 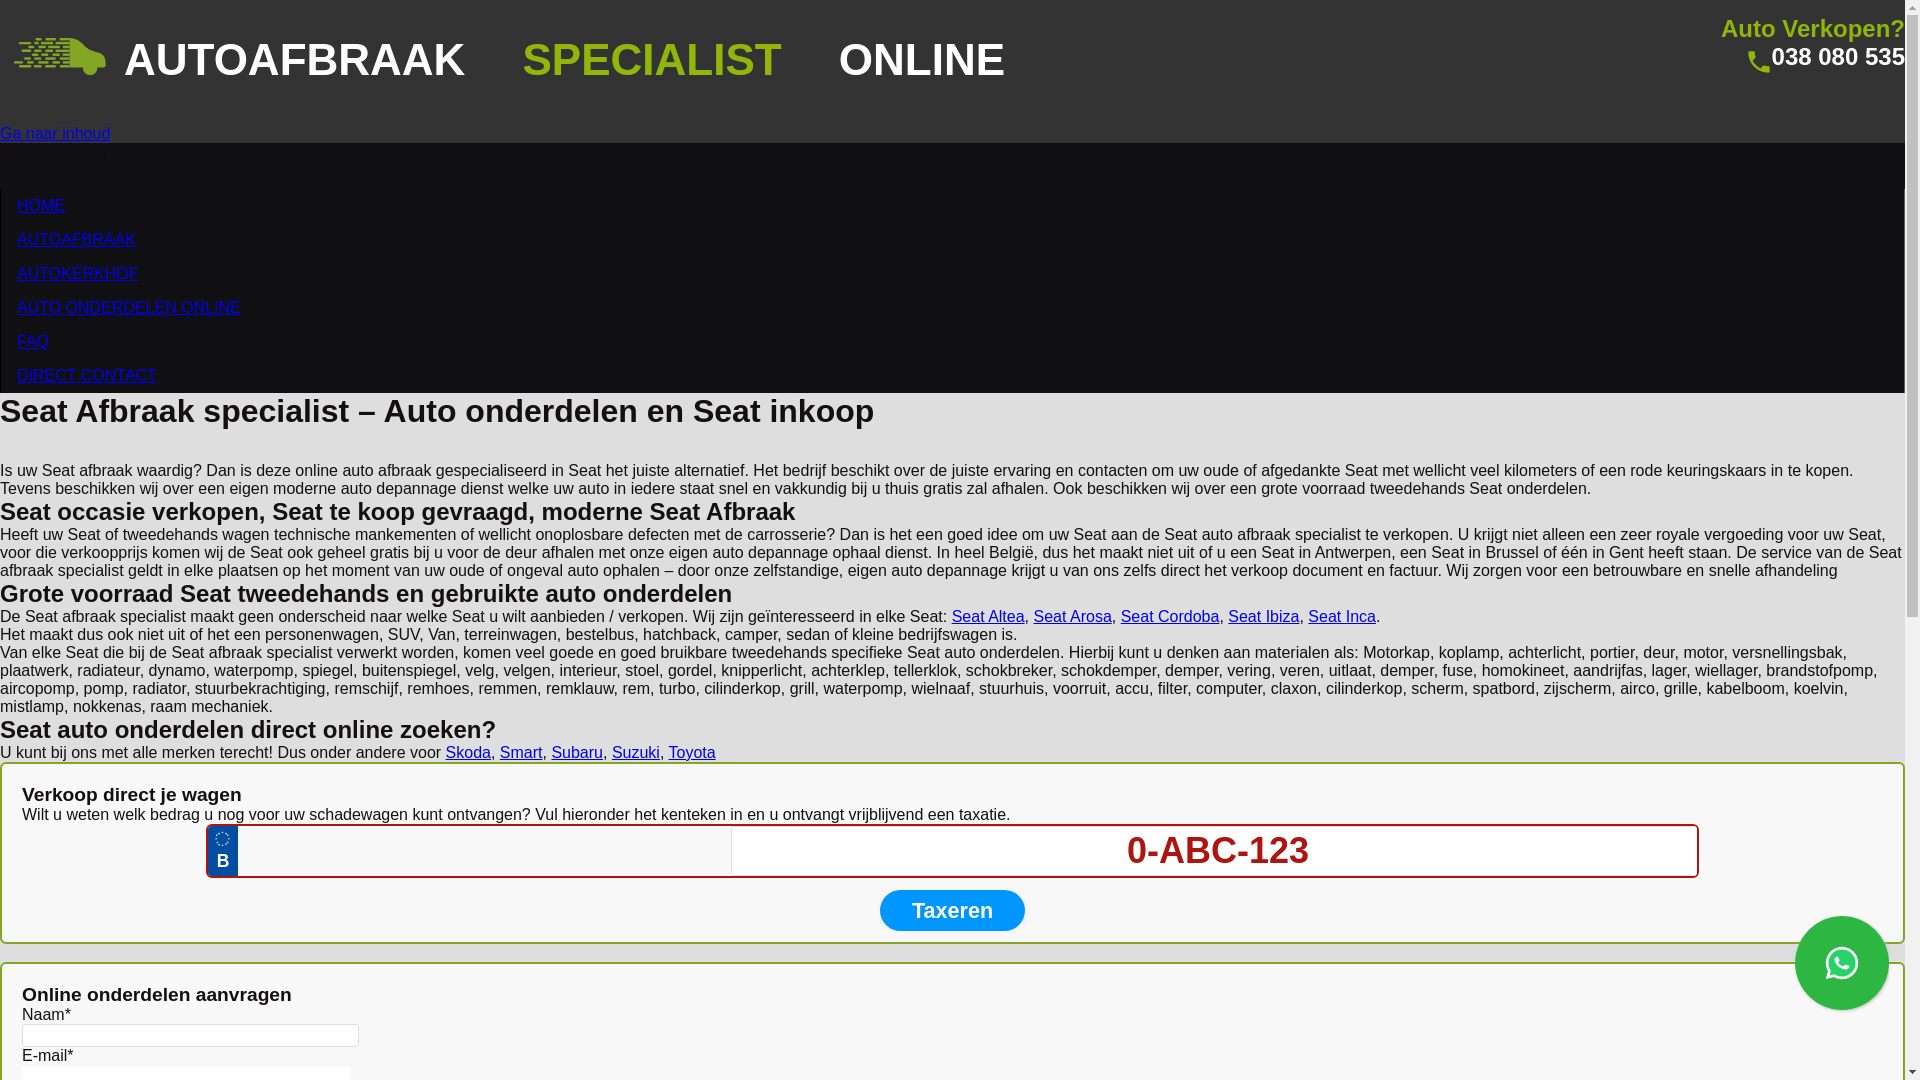 What do you see at coordinates (951, 910) in the screenshot?
I see `'Taxeren'` at bounding box center [951, 910].